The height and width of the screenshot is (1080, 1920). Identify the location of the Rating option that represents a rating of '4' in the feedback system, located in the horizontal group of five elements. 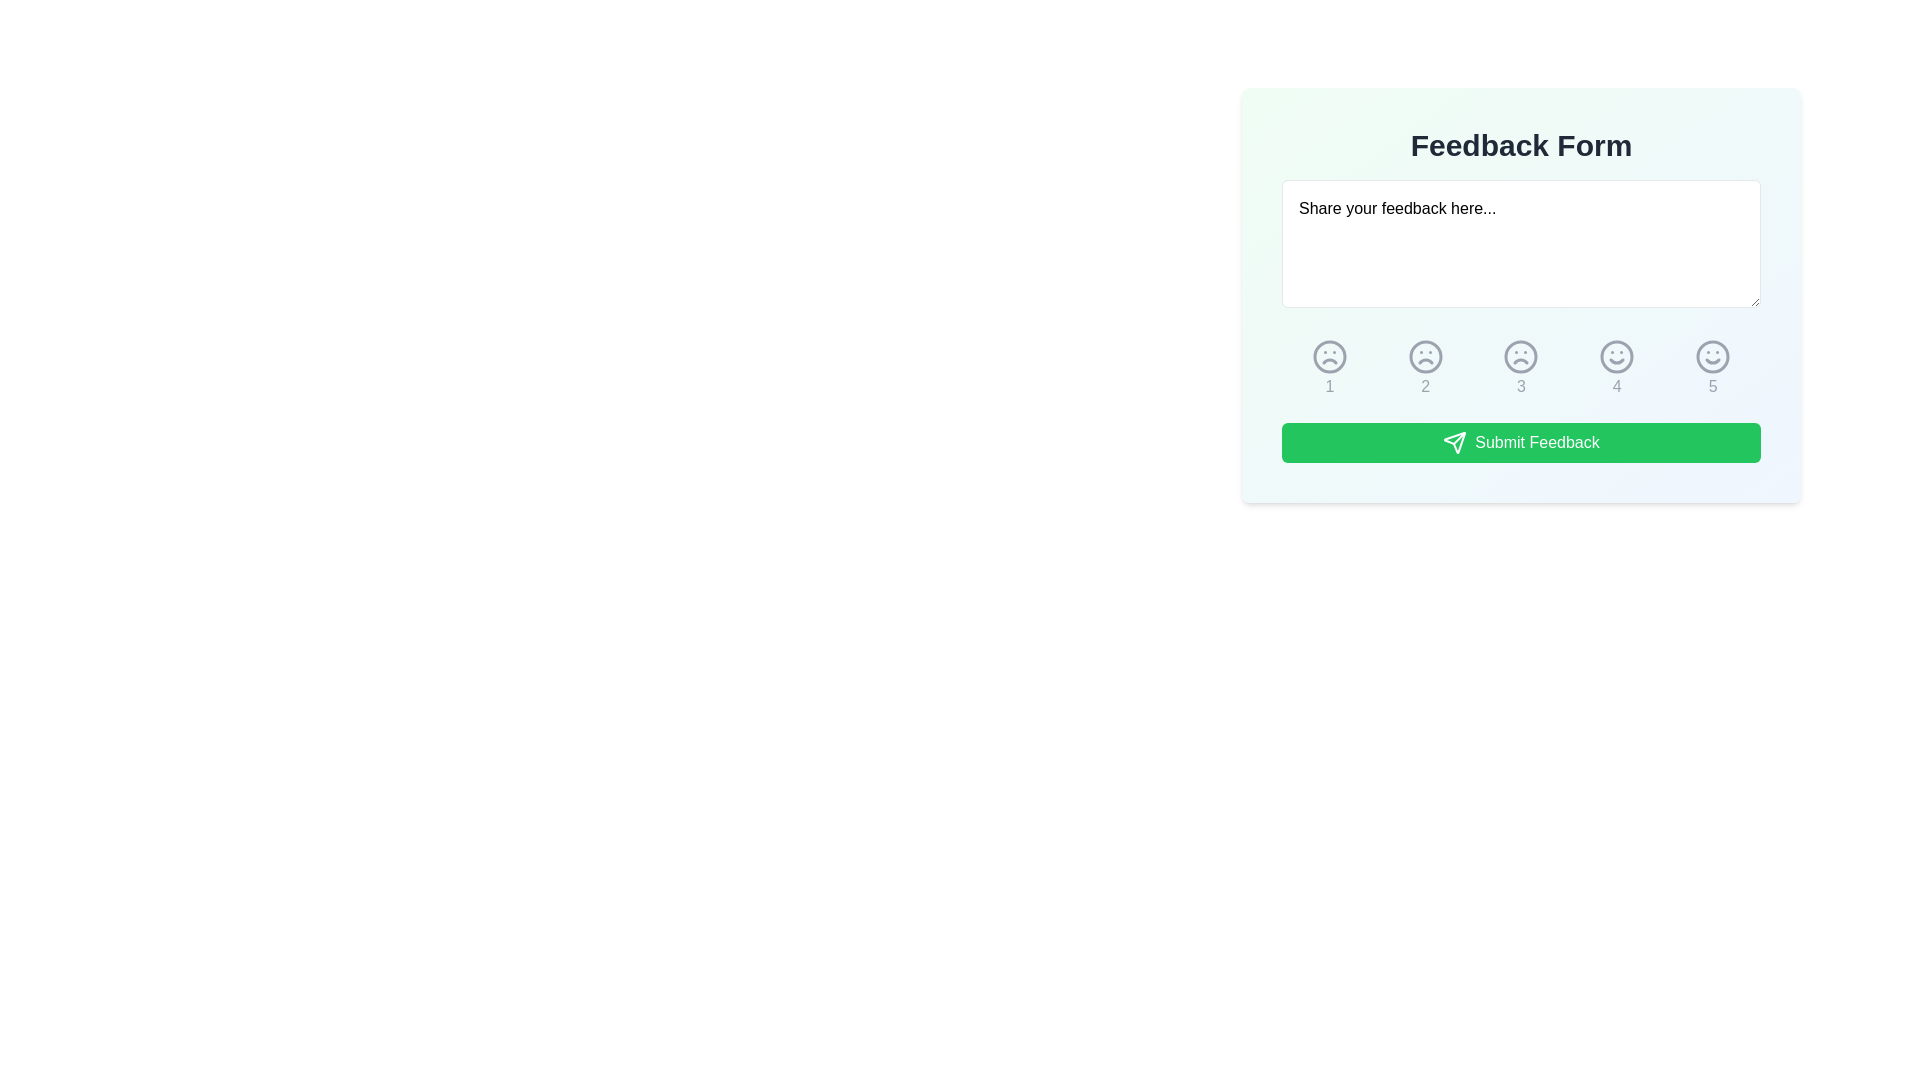
(1617, 369).